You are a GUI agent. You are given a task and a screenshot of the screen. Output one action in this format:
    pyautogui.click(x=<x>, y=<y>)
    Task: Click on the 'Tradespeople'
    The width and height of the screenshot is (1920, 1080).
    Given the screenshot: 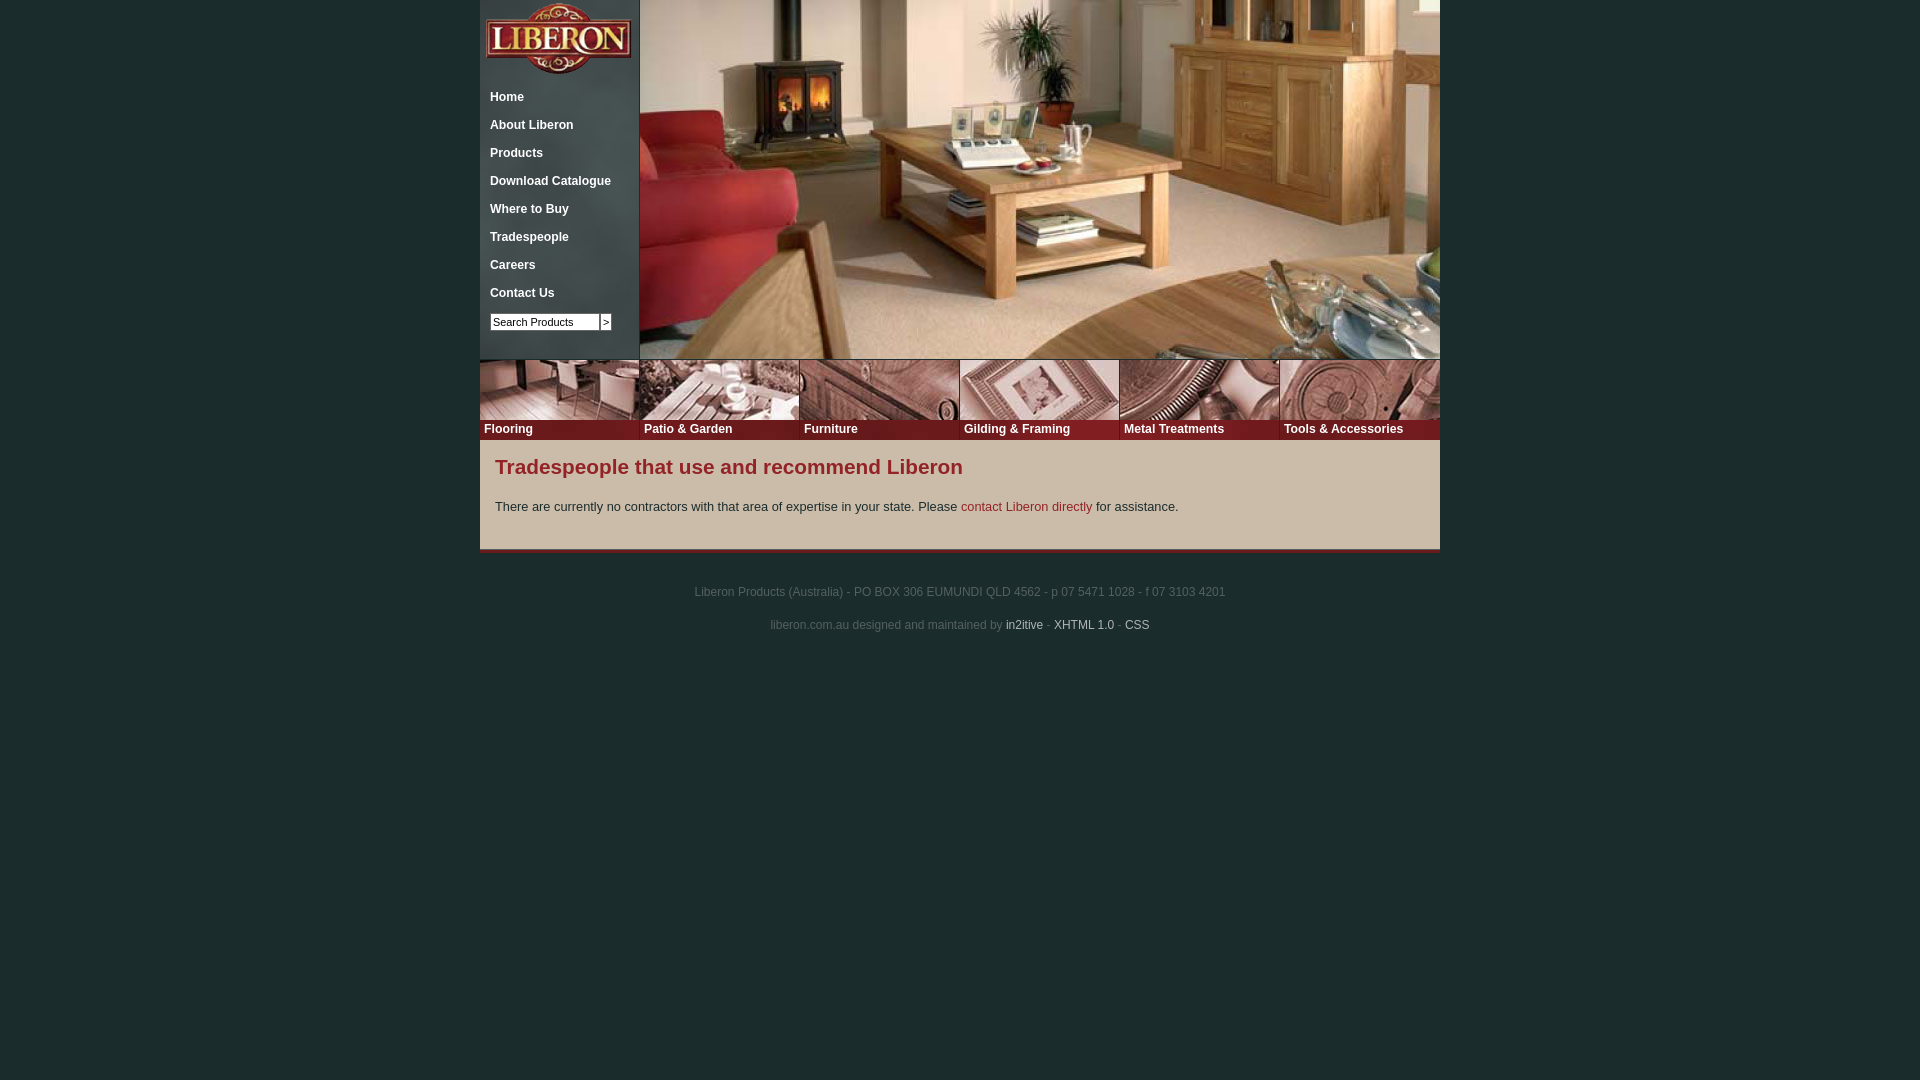 What is the action you would take?
    pyautogui.click(x=524, y=235)
    